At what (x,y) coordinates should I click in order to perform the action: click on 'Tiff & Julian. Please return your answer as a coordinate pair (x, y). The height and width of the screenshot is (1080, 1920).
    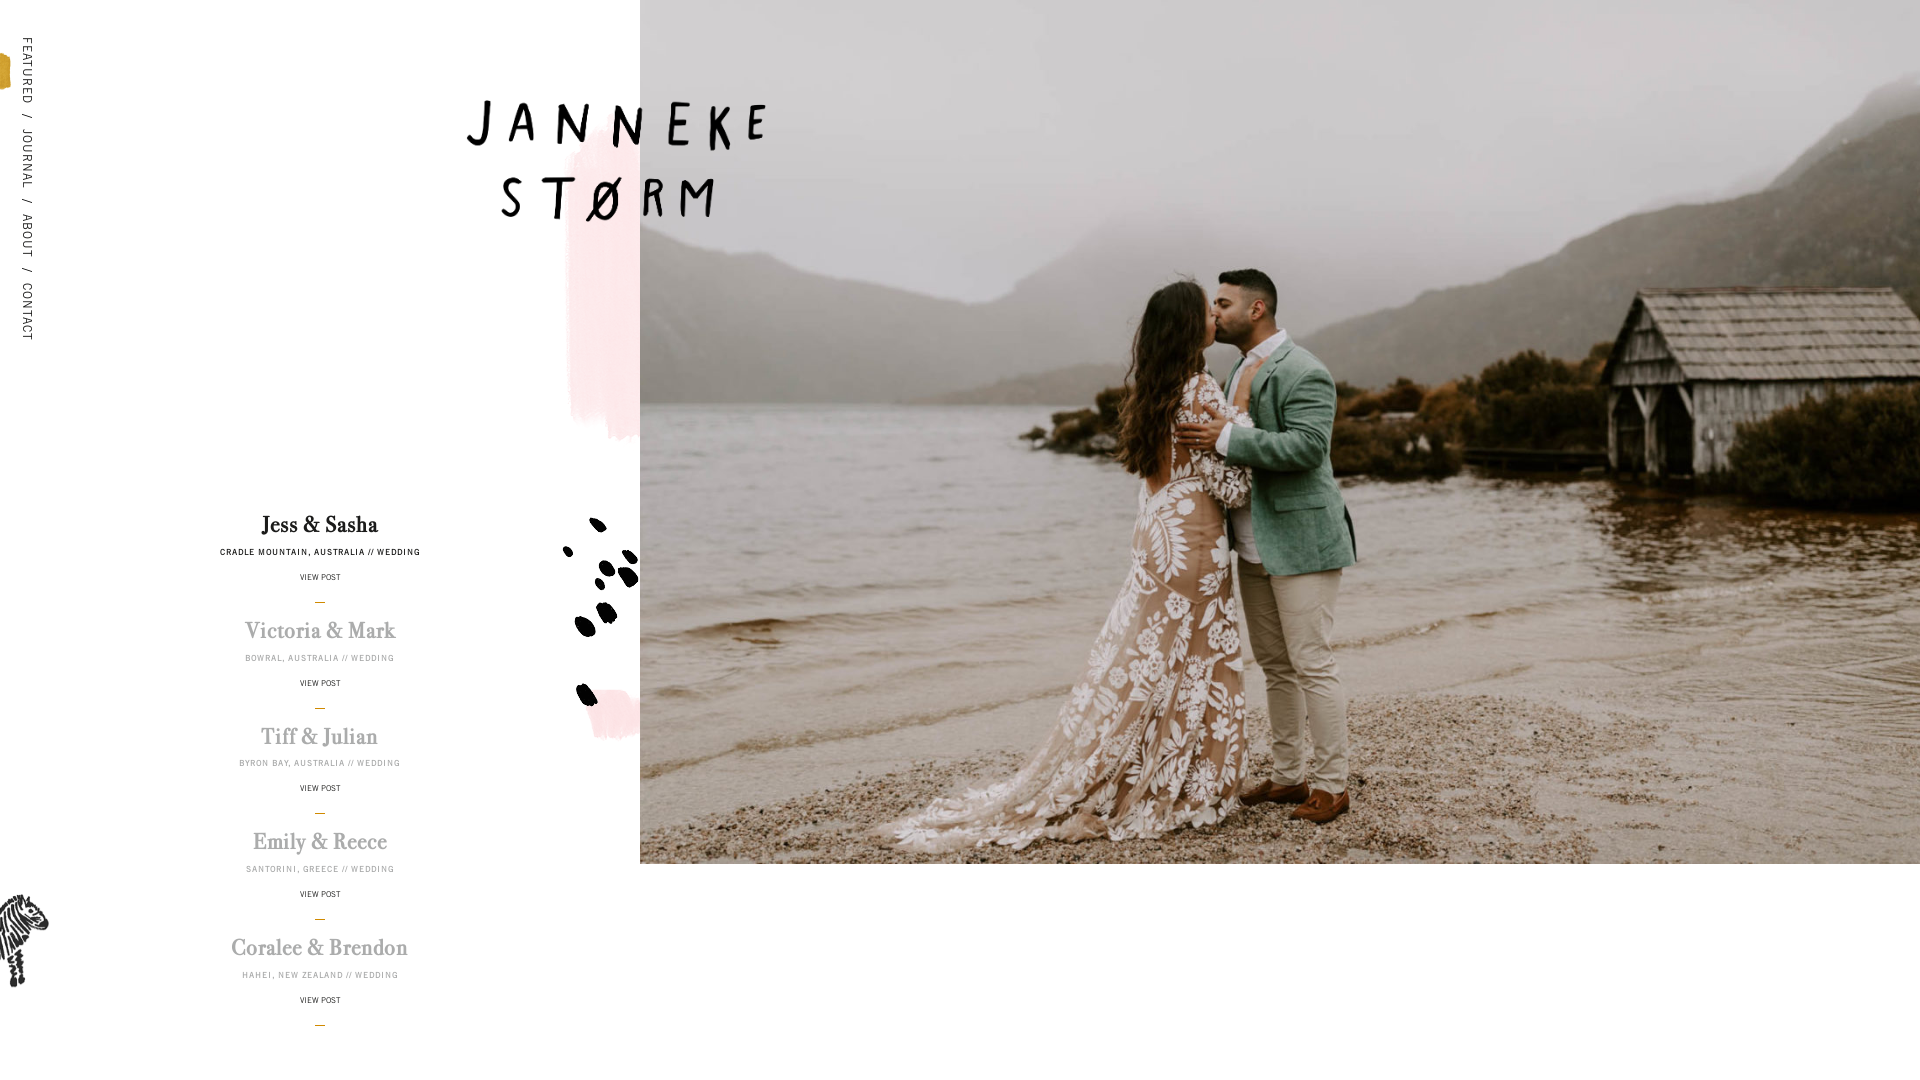
    Looking at the image, I should click on (318, 746).